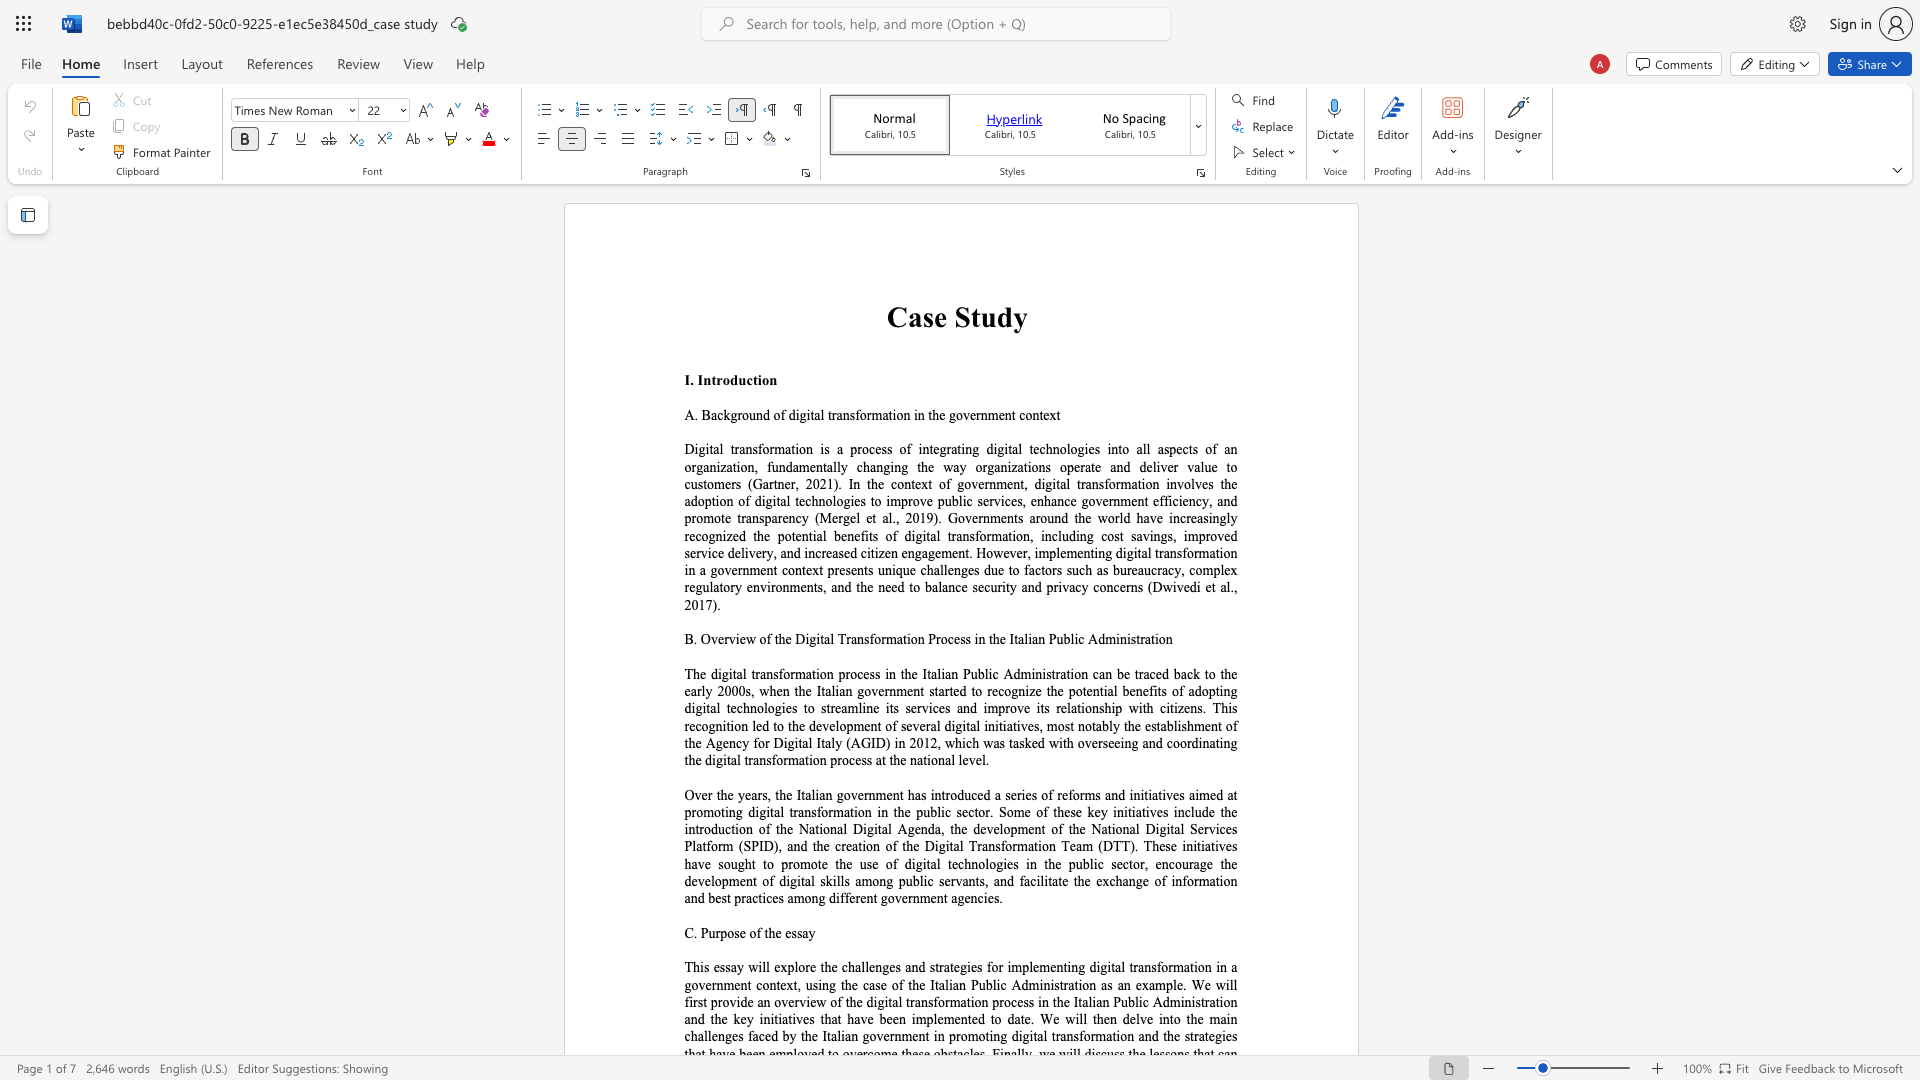 This screenshot has height=1080, width=1920. Describe the element at coordinates (805, 674) in the screenshot. I see `the subset text "ation process in the Italian Public Administration can be traced back to the early 2000s, when the Italian government started to recognize the potential benefits of adopting digital technologies to streamline its services and improve its relationship with citizens. This recognition led to the development of several digital initiatives, most notably the establishment o" within the text "The digital transformation process in the Italian Public Administration can be traced back to the early 2000s, when the Italian government started to recognize the potential benefits of adopting digital technologies to streamline its services and improve its relationship with citizens. This recognition led to the development of several digital initiatives, most notably the establishment of the Agency for Digital Italy (AGID) in 2012, which was tasked with overseeing and coordinating the digital transformati"` at that location.